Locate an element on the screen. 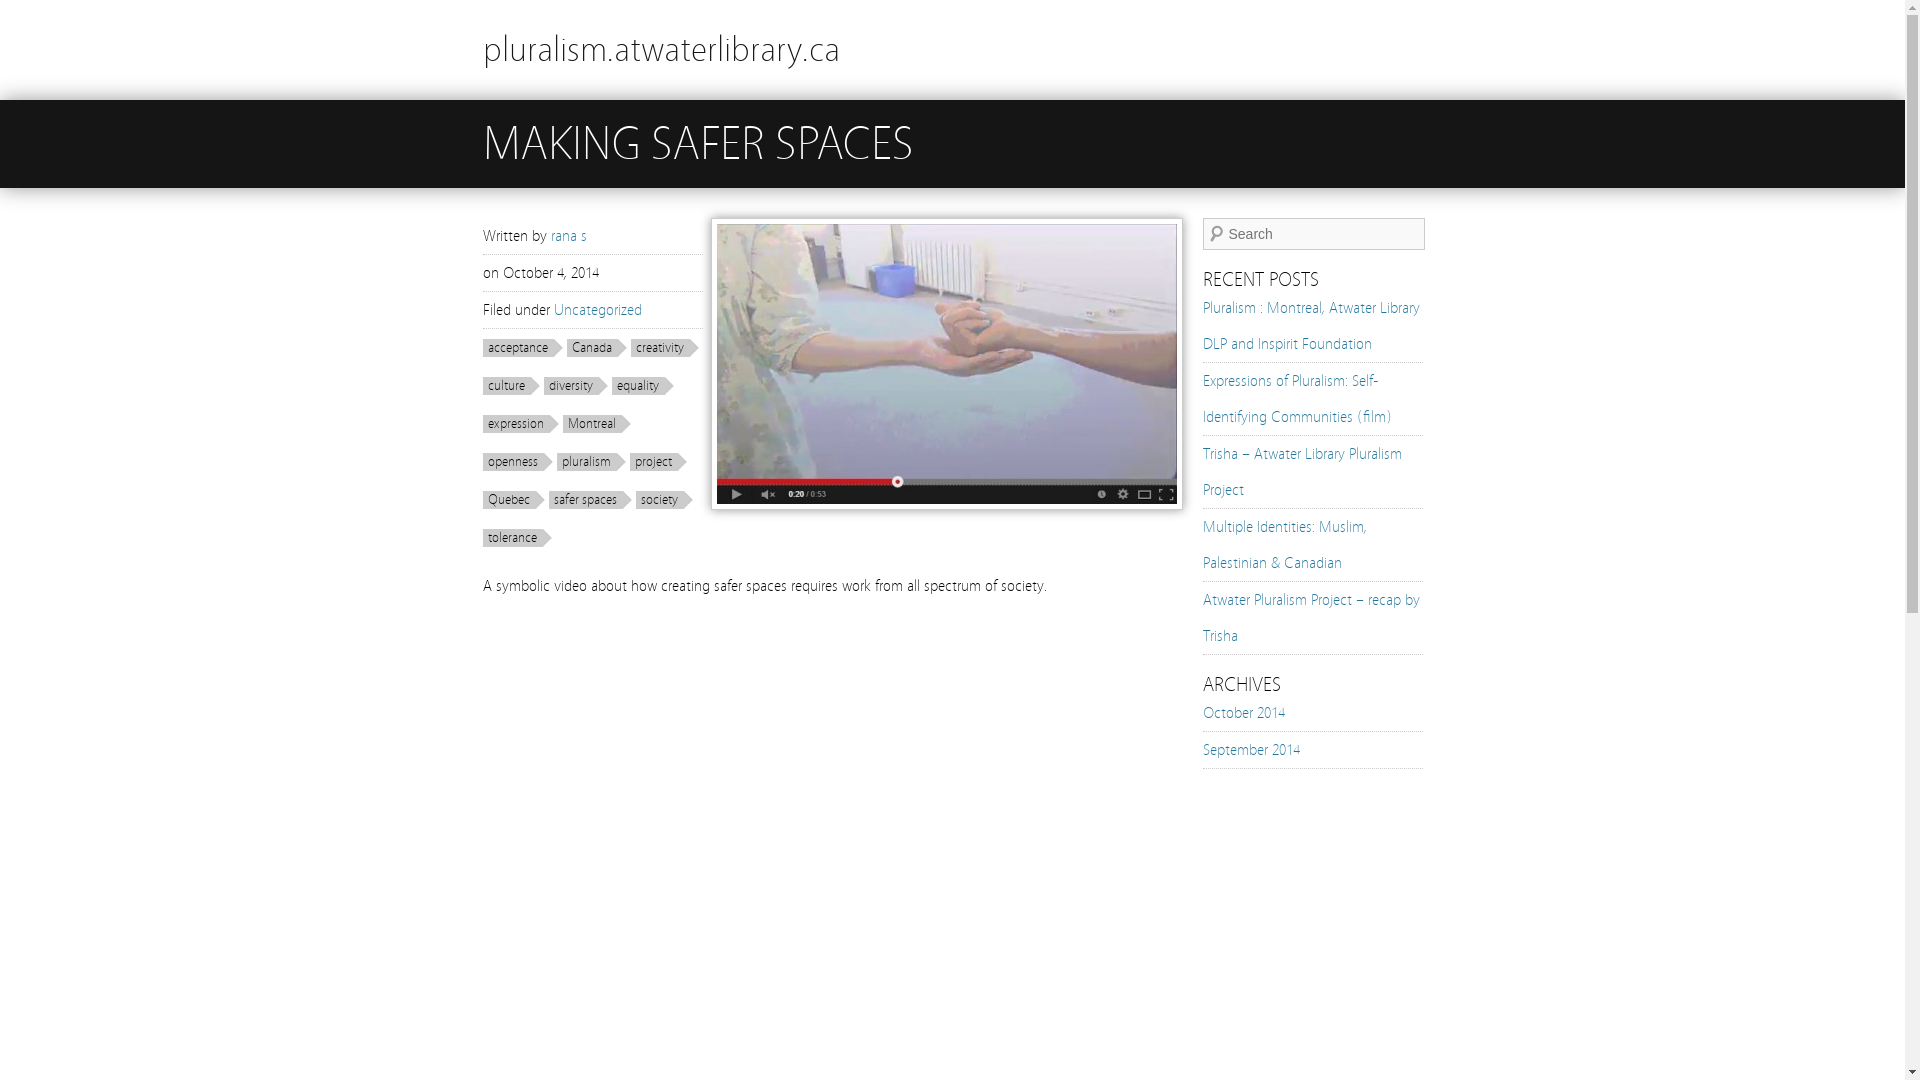  'October 2014' is located at coordinates (1242, 712).